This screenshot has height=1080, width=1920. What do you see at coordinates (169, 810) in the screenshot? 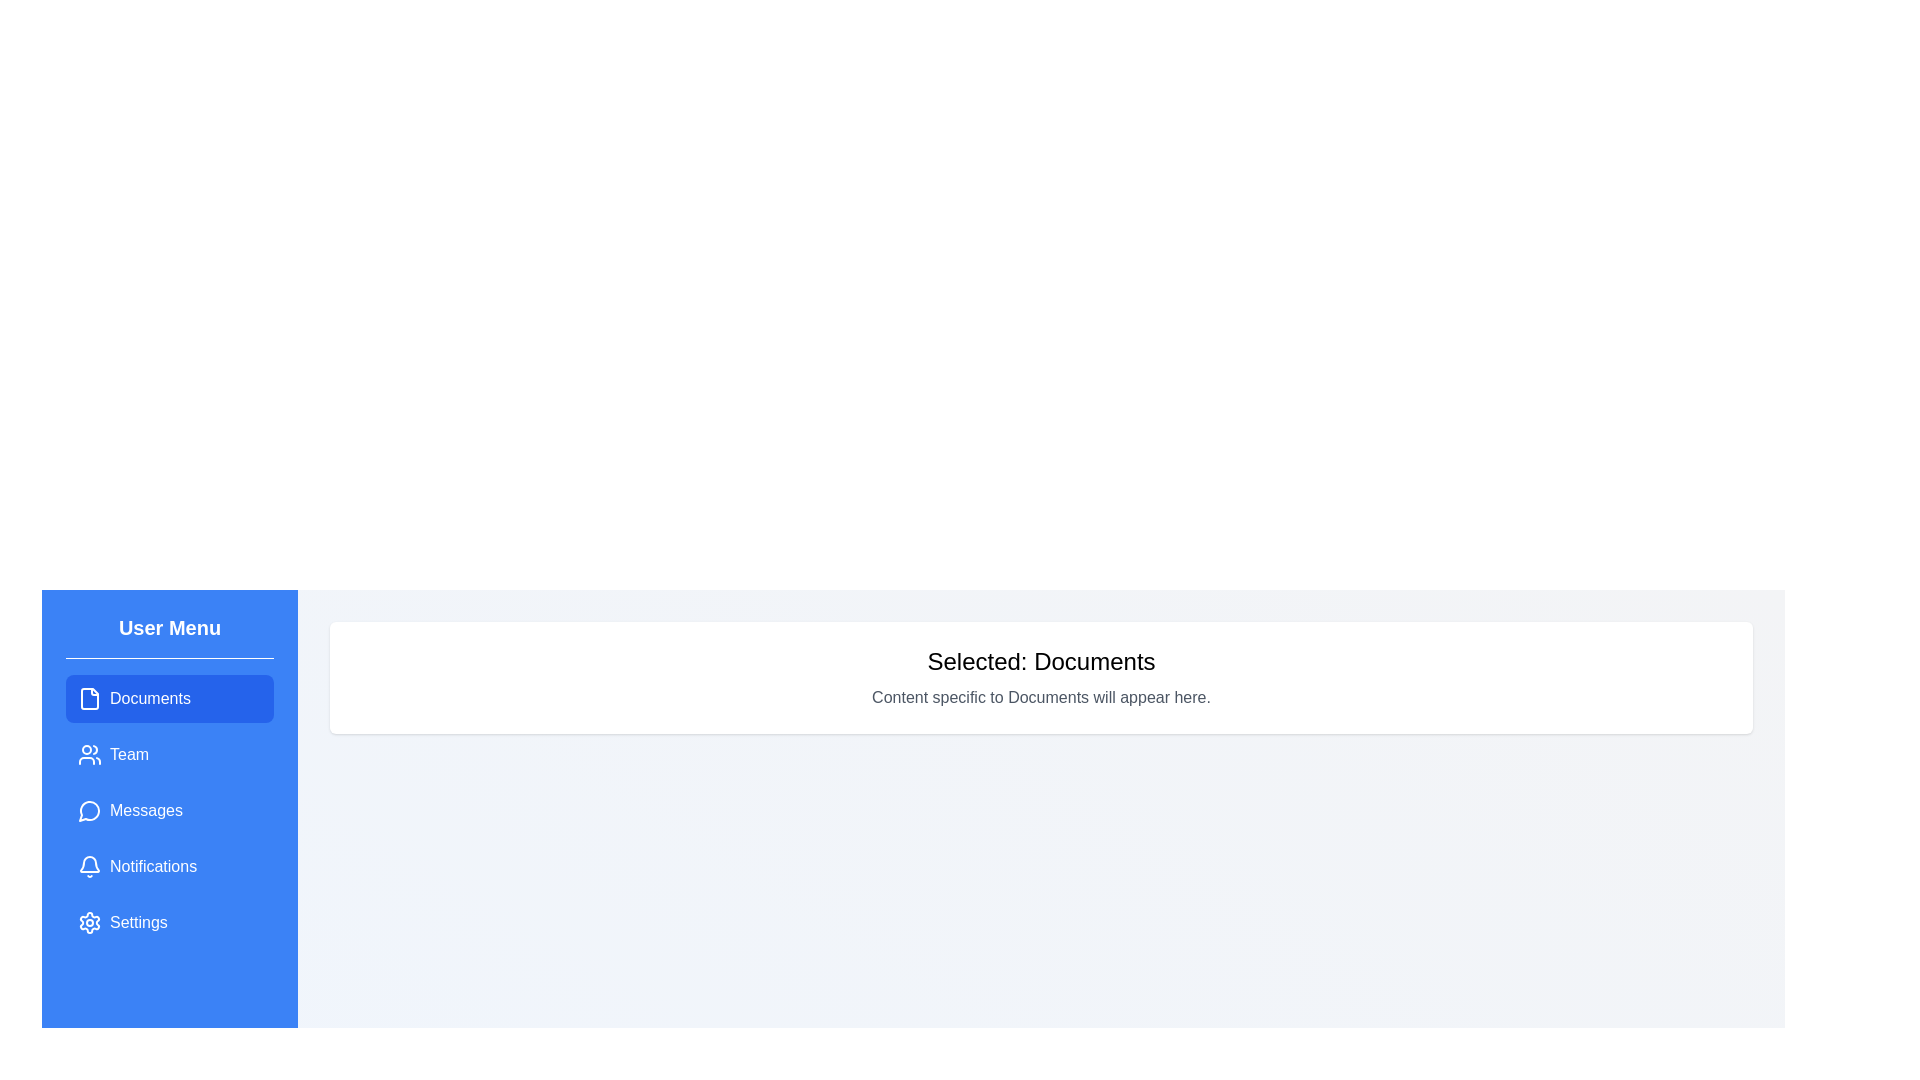
I see `the menu item labeled 'Messages' to observe its hover effect` at bounding box center [169, 810].